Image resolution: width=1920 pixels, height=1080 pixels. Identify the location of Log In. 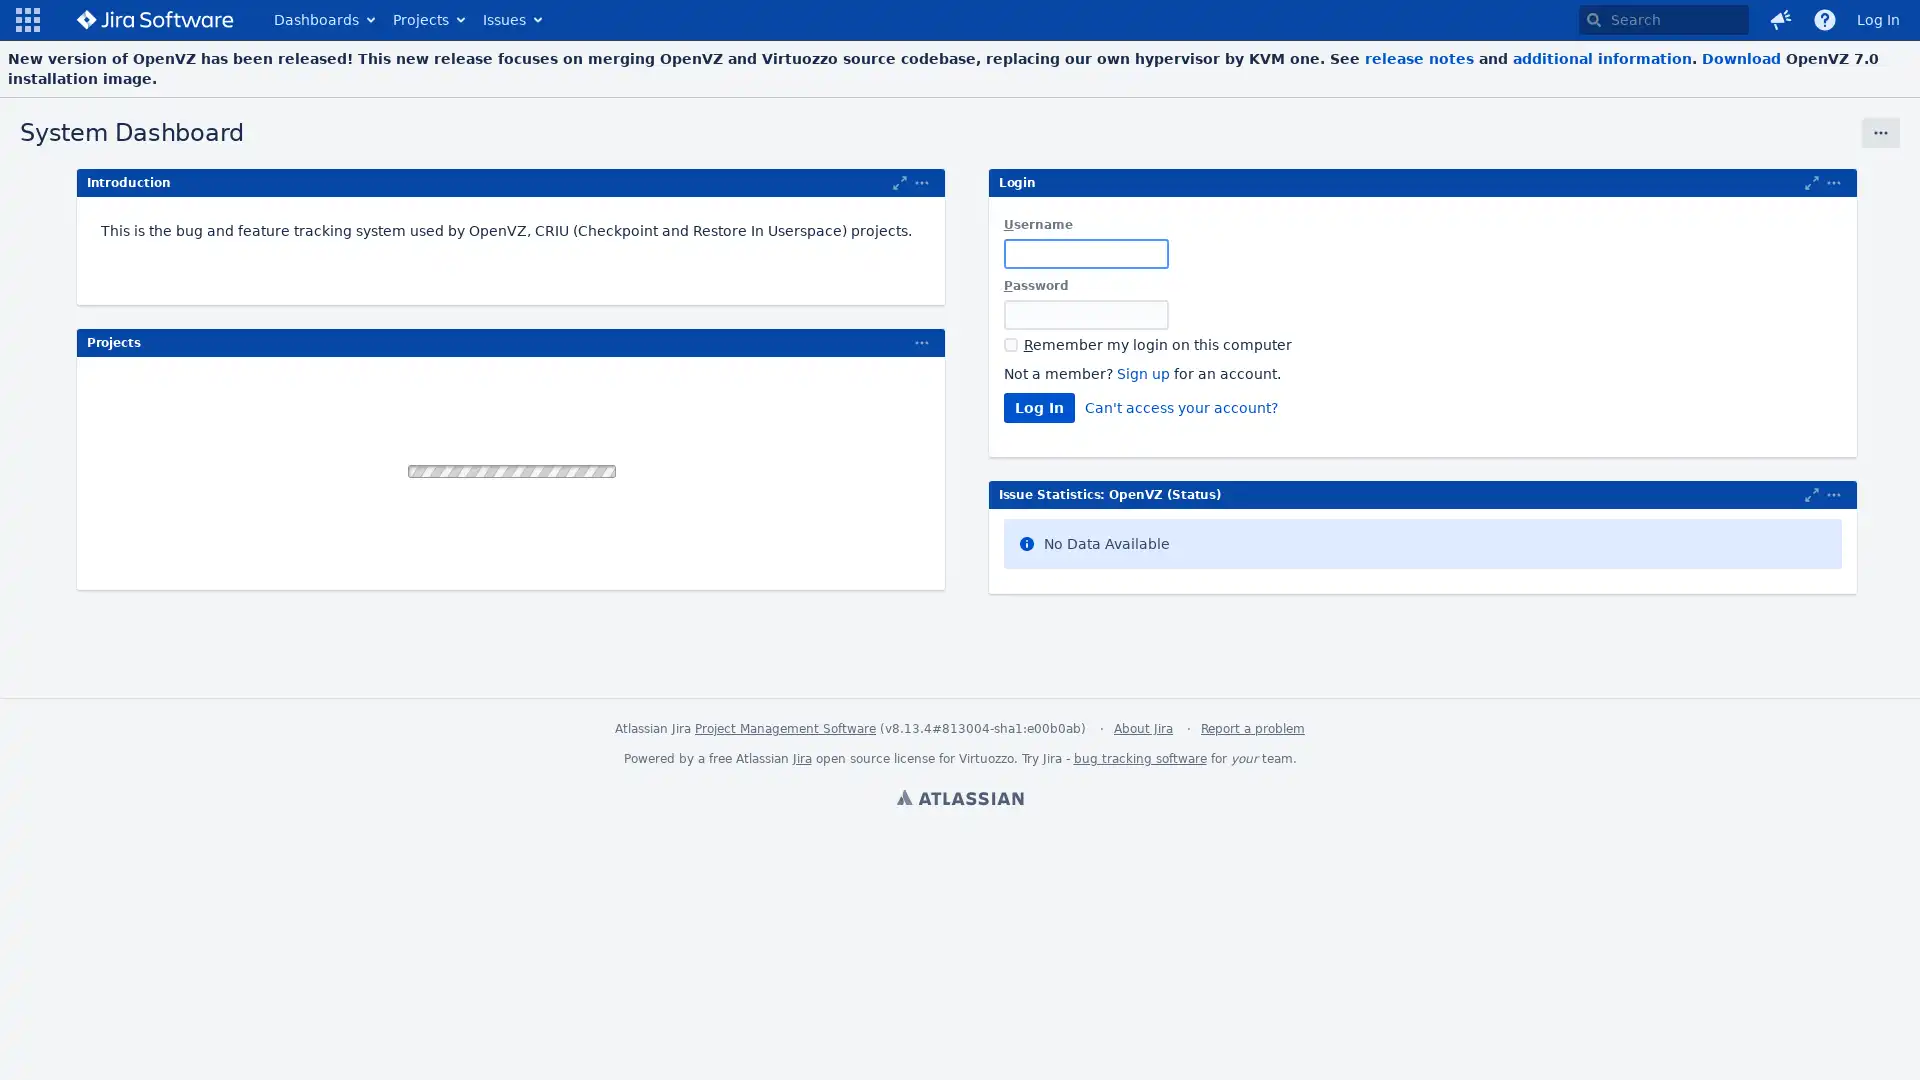
(1039, 407).